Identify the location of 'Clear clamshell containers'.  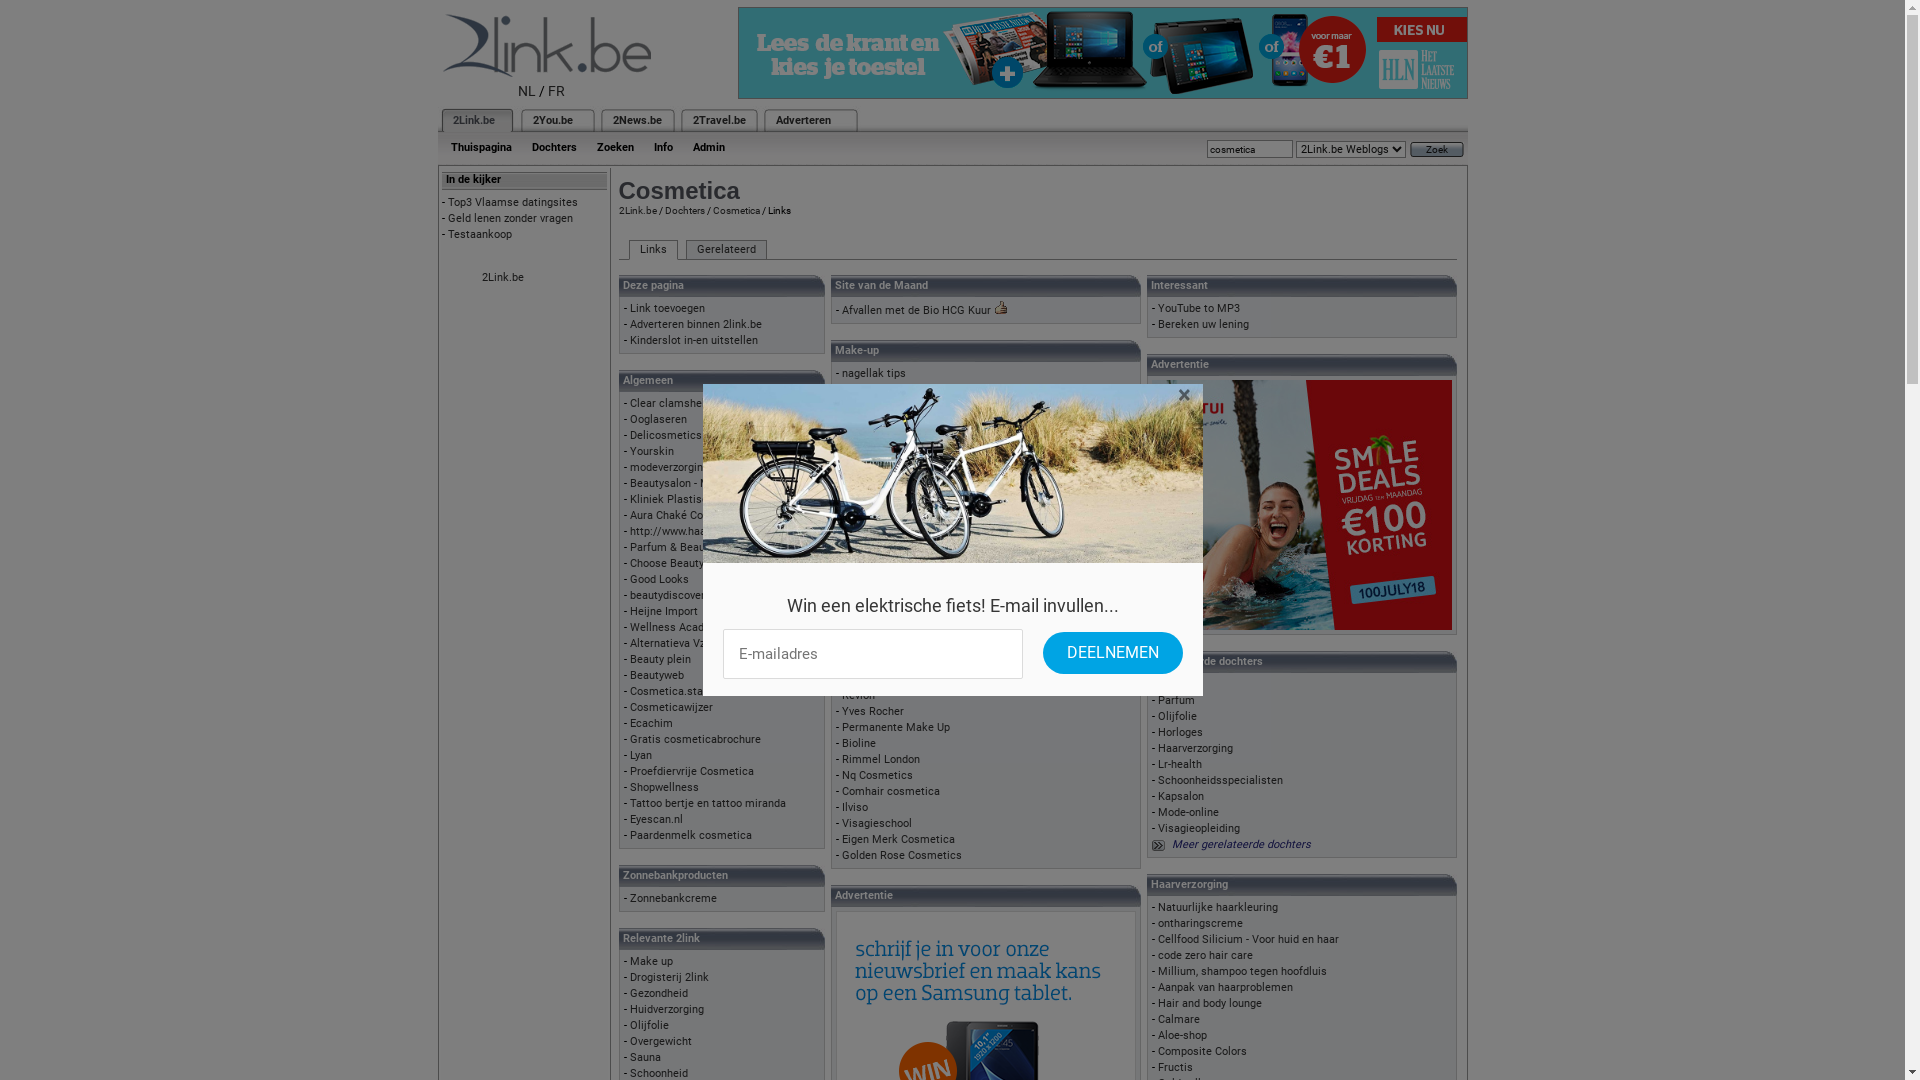
(696, 403).